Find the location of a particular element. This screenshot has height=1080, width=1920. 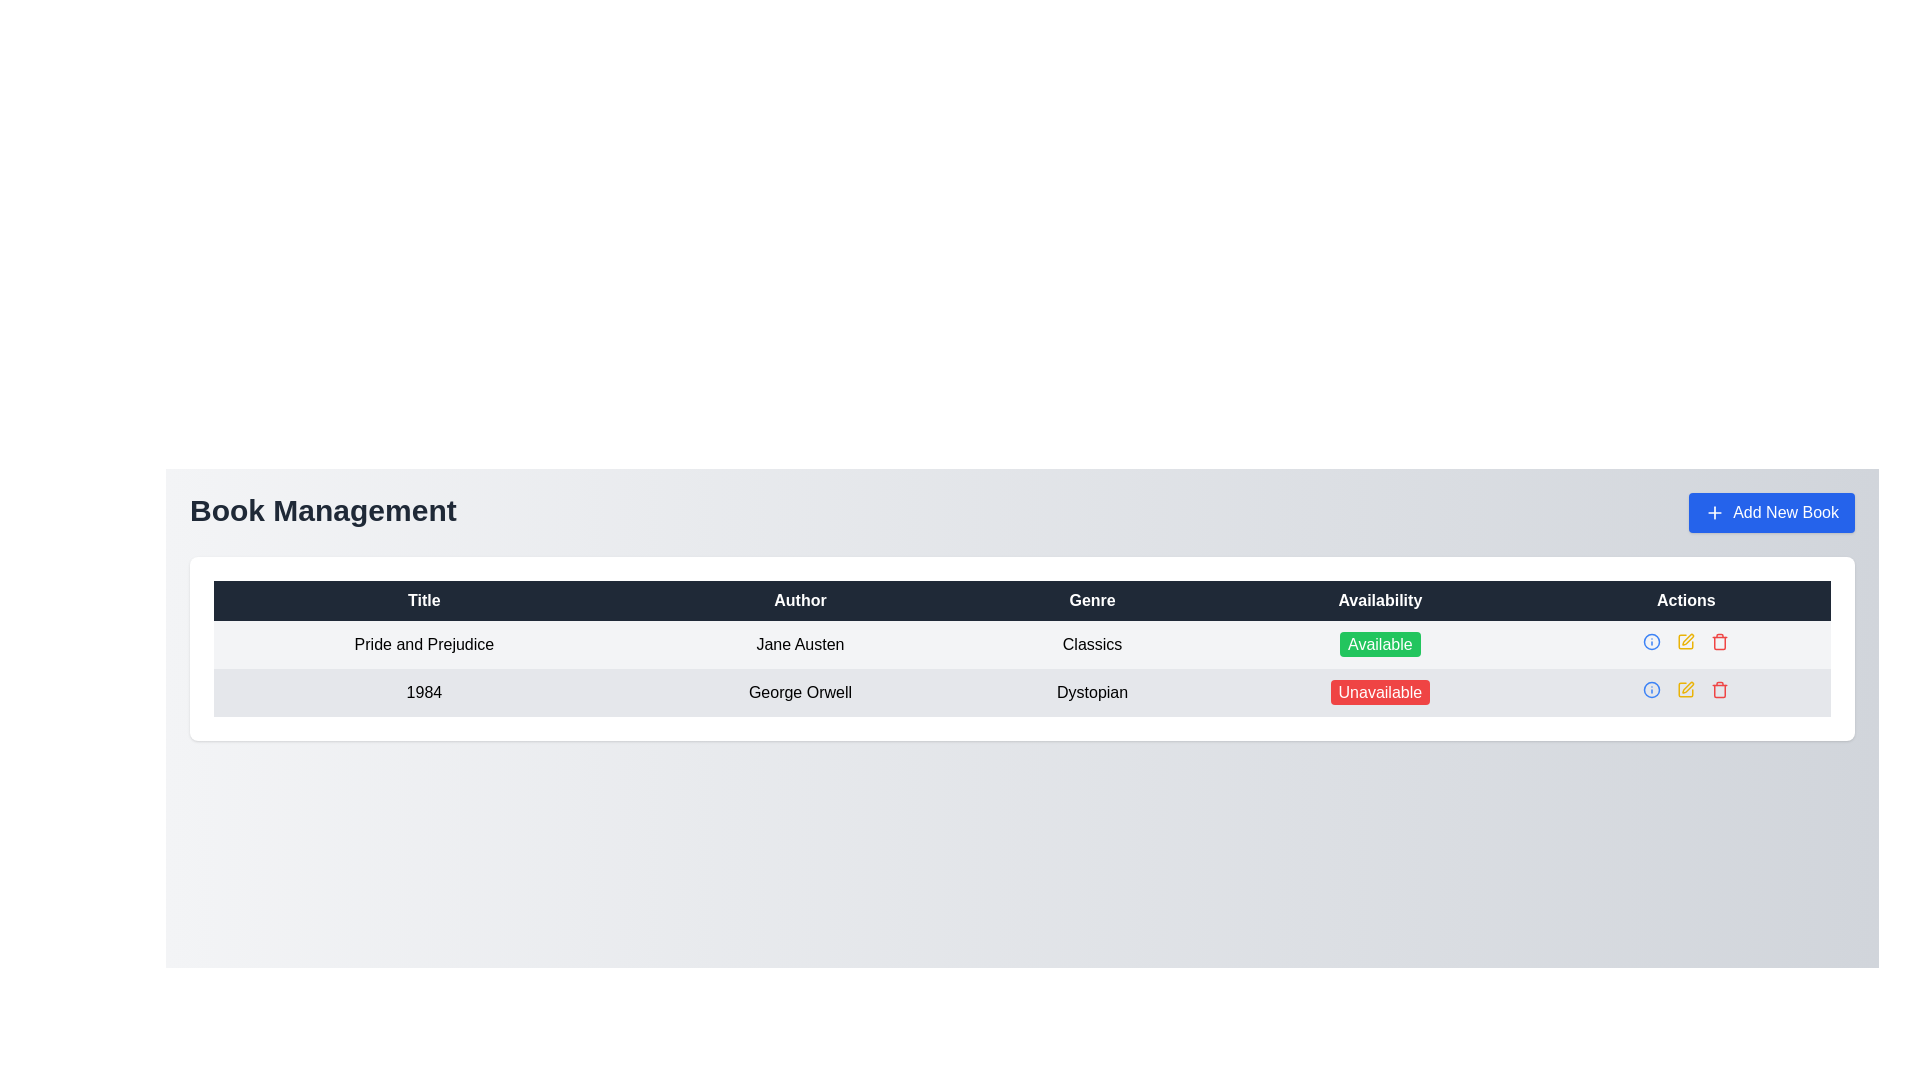

the 'Unavailable' label with a red background and white text located in the 'Availability' column of the second row corresponding to the book titled '1984' is located at coordinates (1379, 691).